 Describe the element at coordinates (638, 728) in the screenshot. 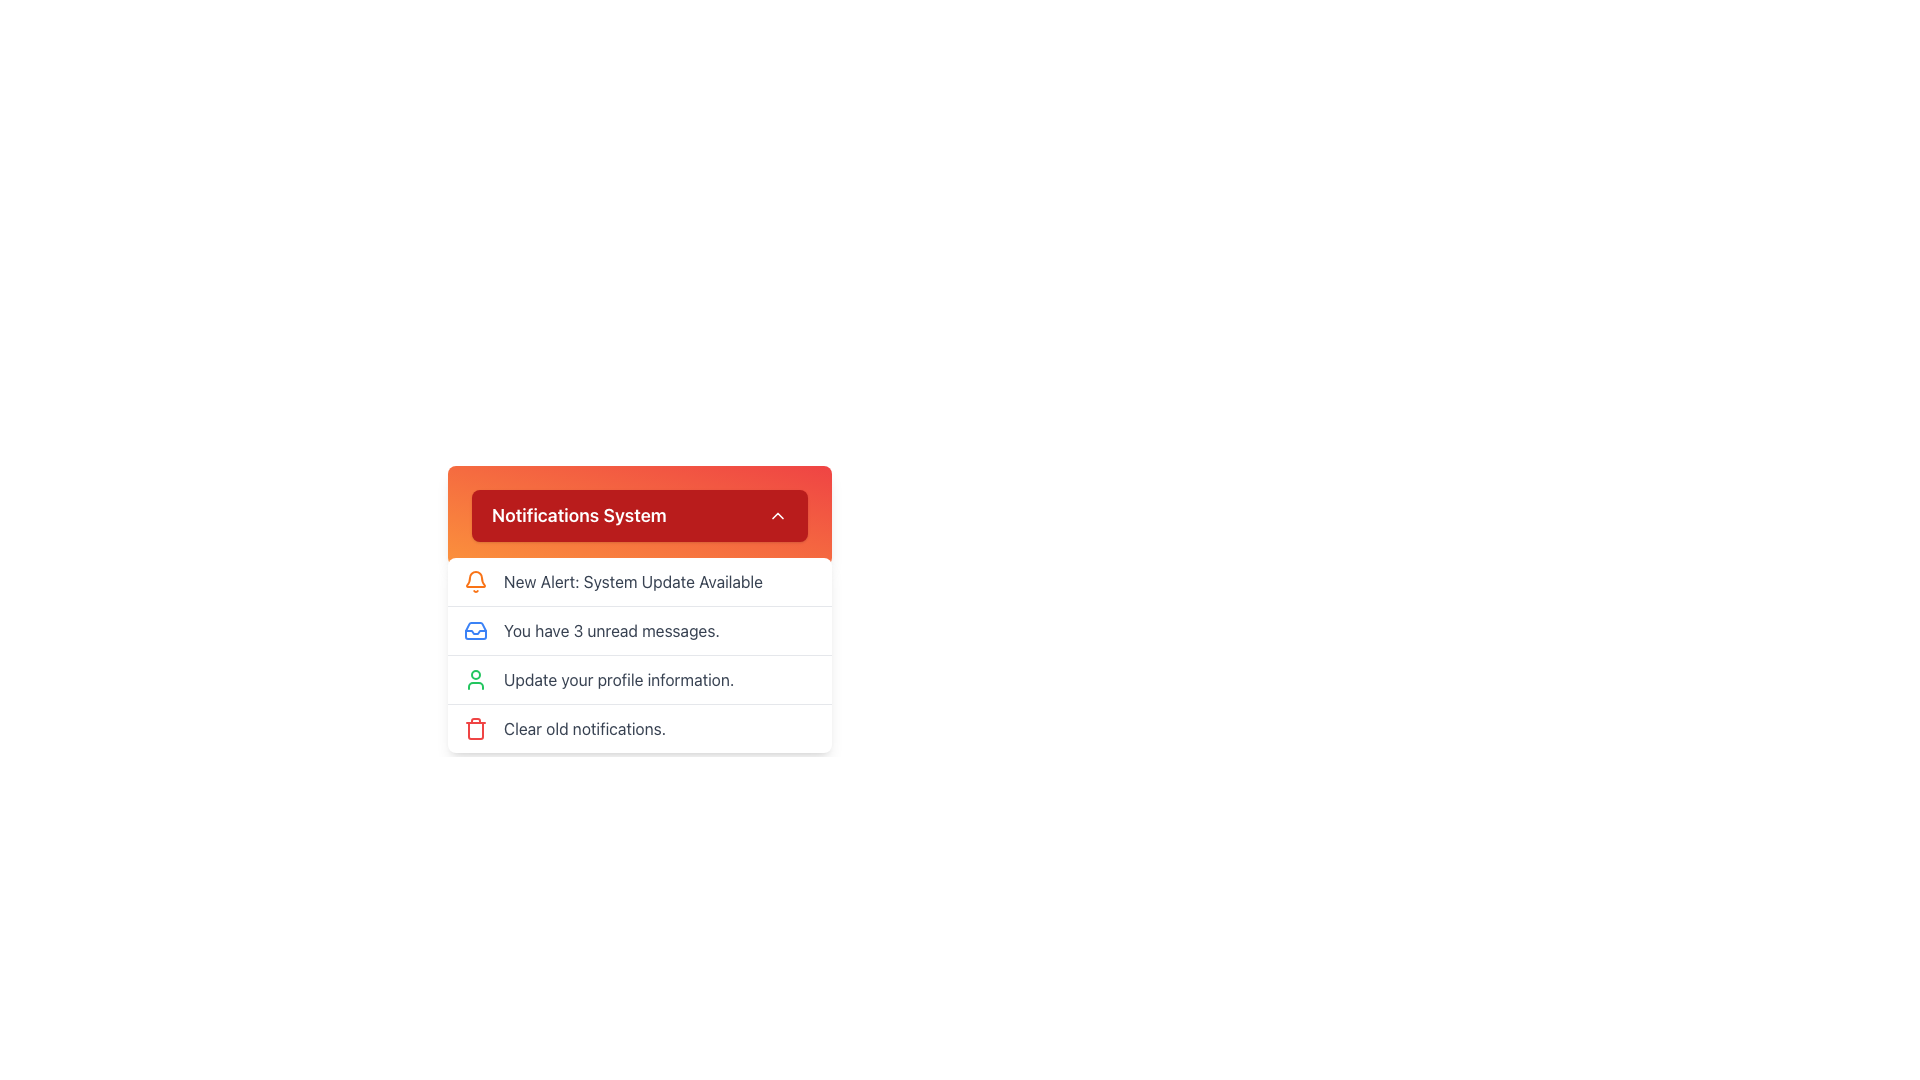

I see `the fourth item in the dropdown list under the 'Notifications System' header to potentially clear old notifications` at that location.